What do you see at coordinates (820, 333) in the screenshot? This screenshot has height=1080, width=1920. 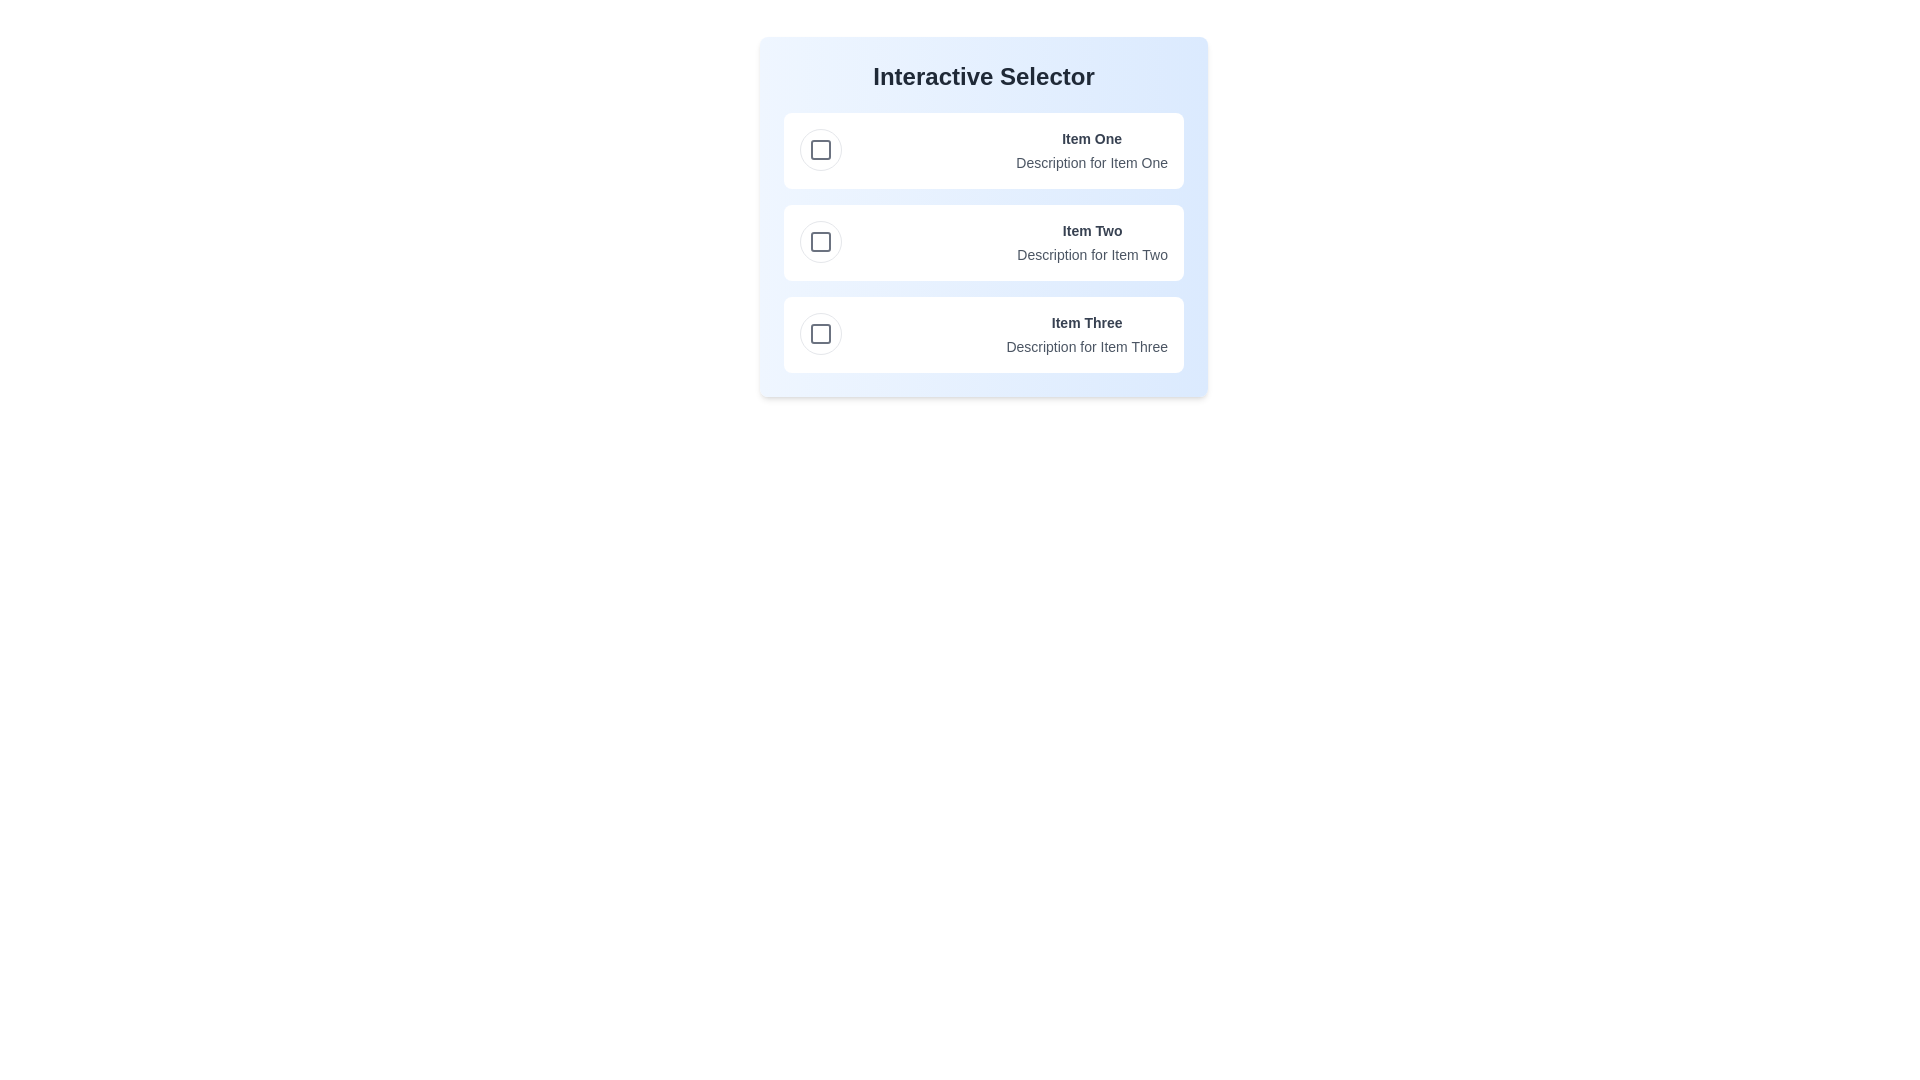 I see `the circular button with a bordered perimeter and a square gray icon inside, located to the left of the 'Item Three' text` at bounding box center [820, 333].